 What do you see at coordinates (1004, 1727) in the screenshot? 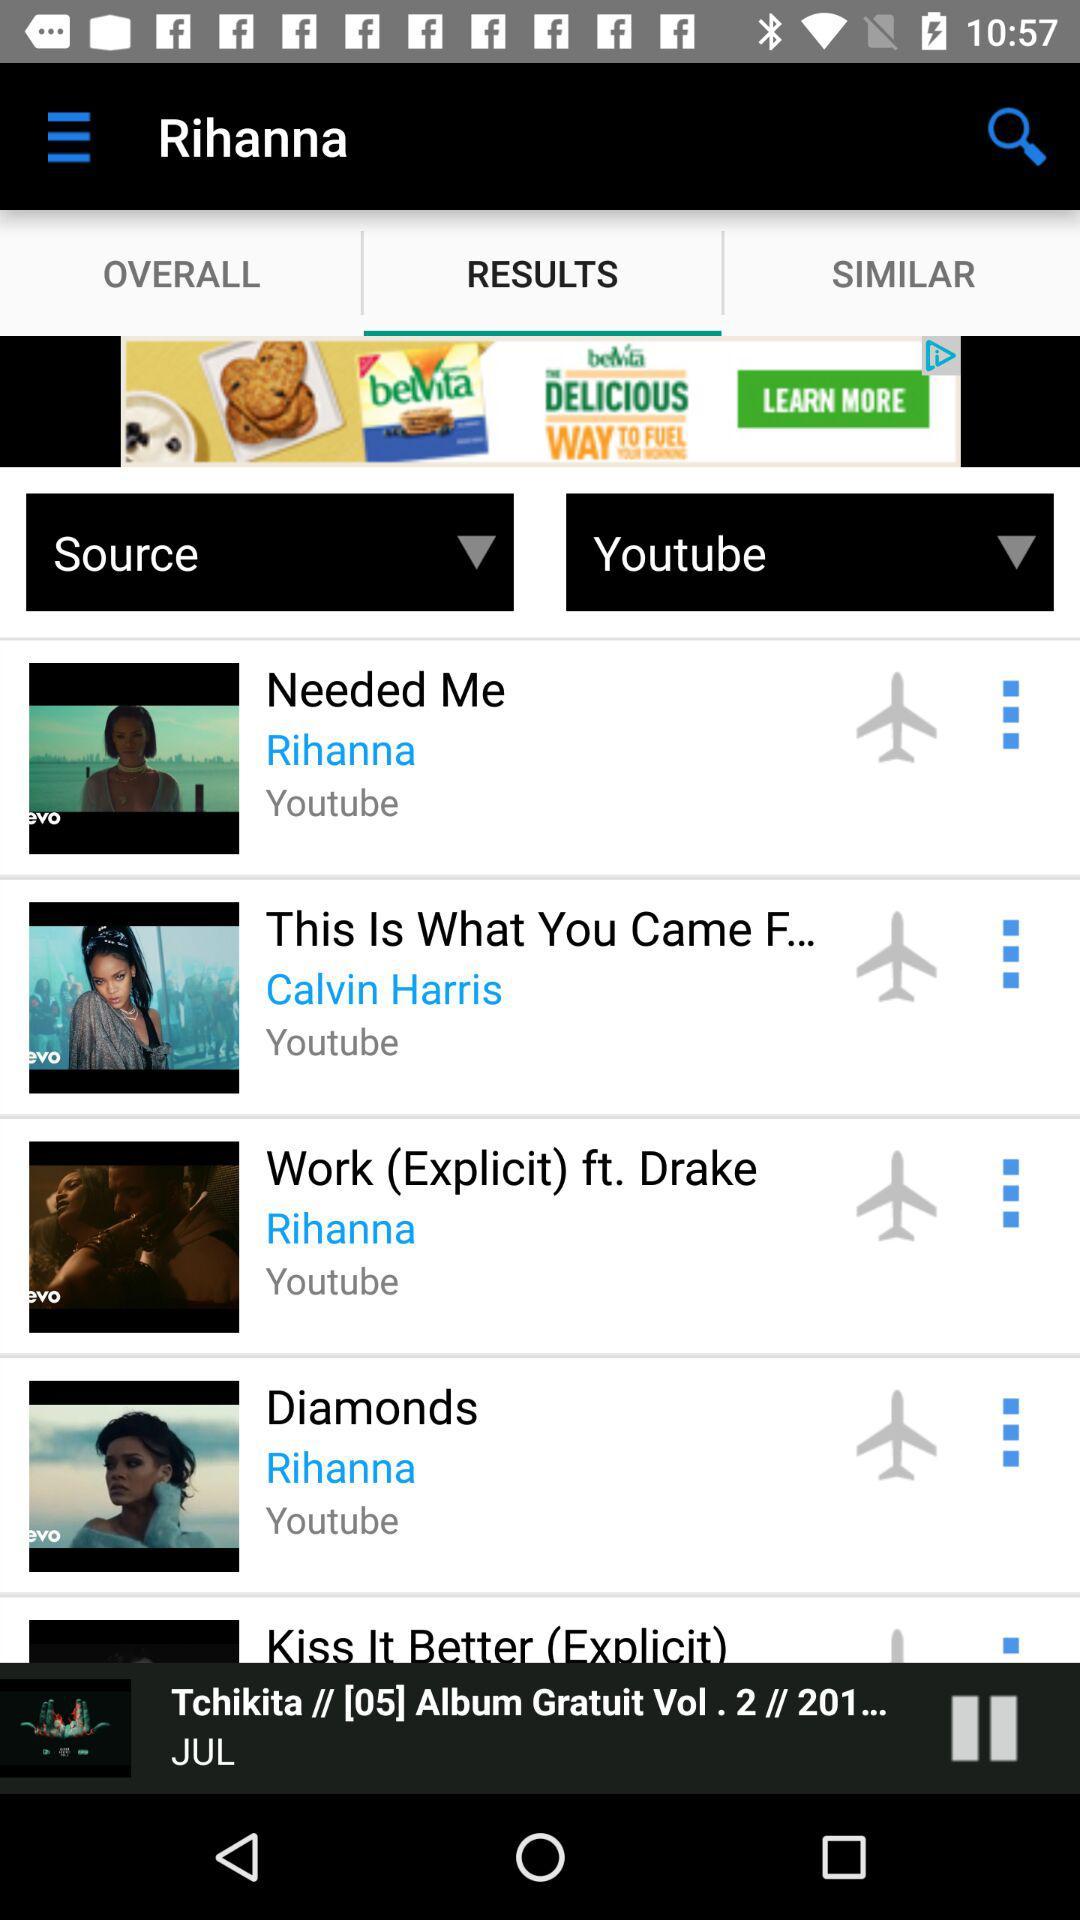
I see `the pause icon` at bounding box center [1004, 1727].